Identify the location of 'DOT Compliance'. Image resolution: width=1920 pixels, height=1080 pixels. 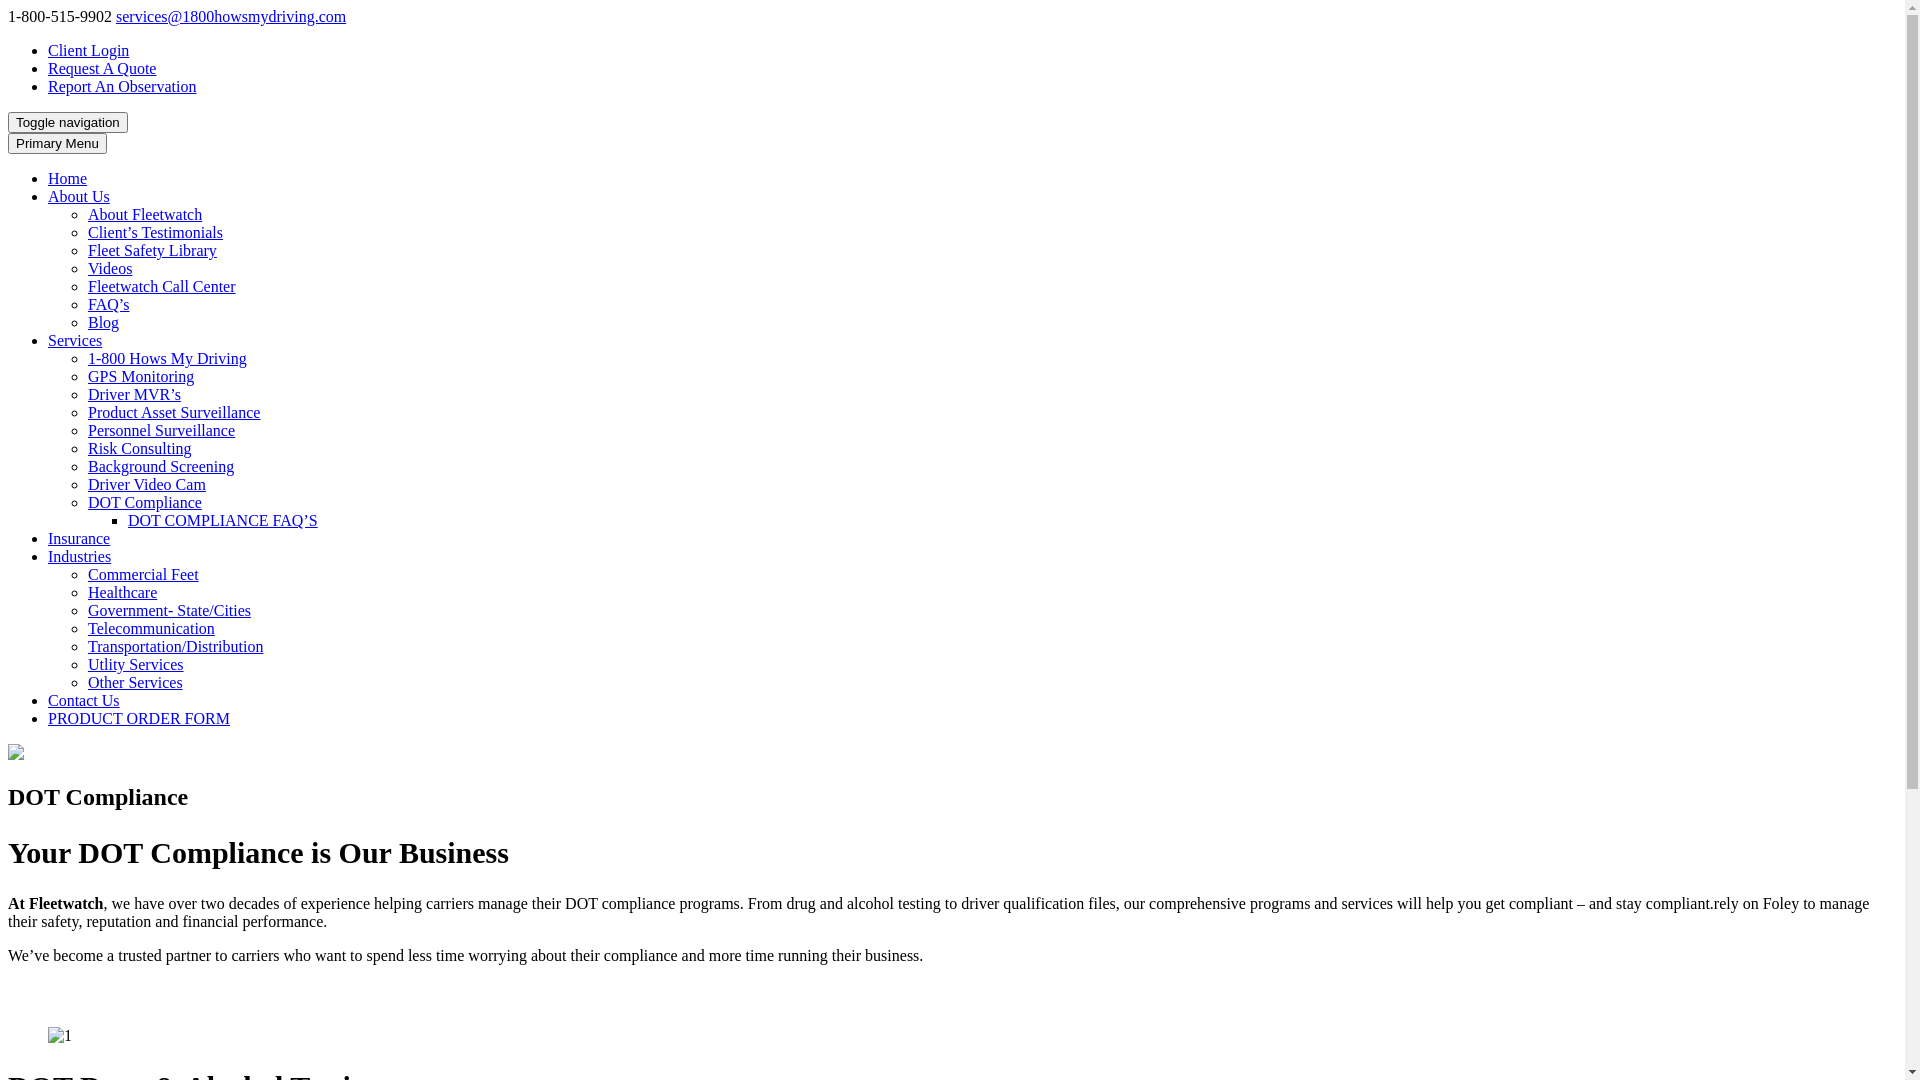
(143, 501).